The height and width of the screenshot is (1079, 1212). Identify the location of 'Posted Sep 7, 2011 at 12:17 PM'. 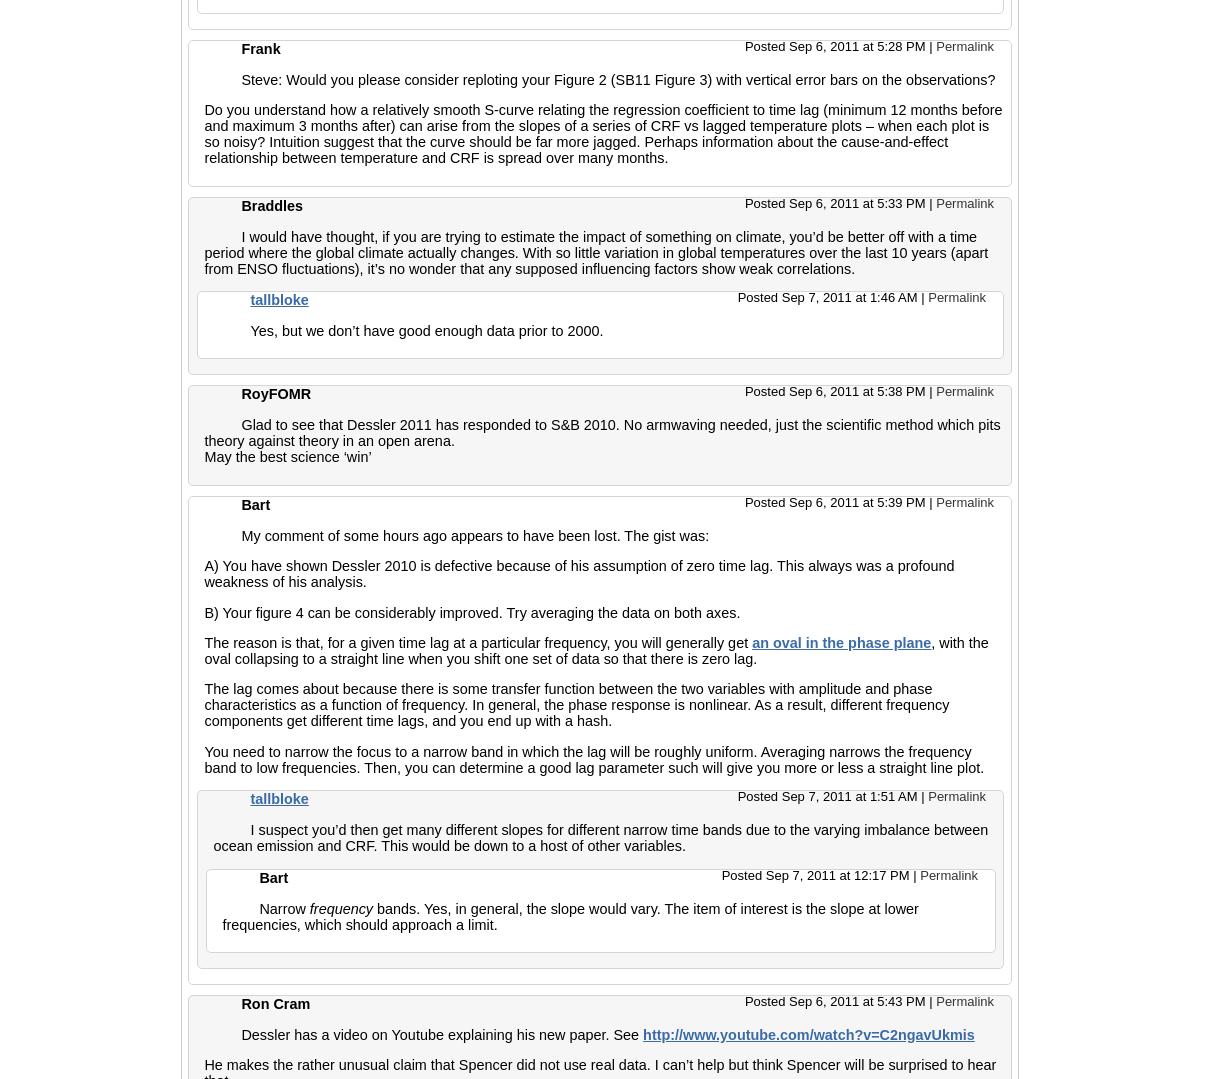
(721, 873).